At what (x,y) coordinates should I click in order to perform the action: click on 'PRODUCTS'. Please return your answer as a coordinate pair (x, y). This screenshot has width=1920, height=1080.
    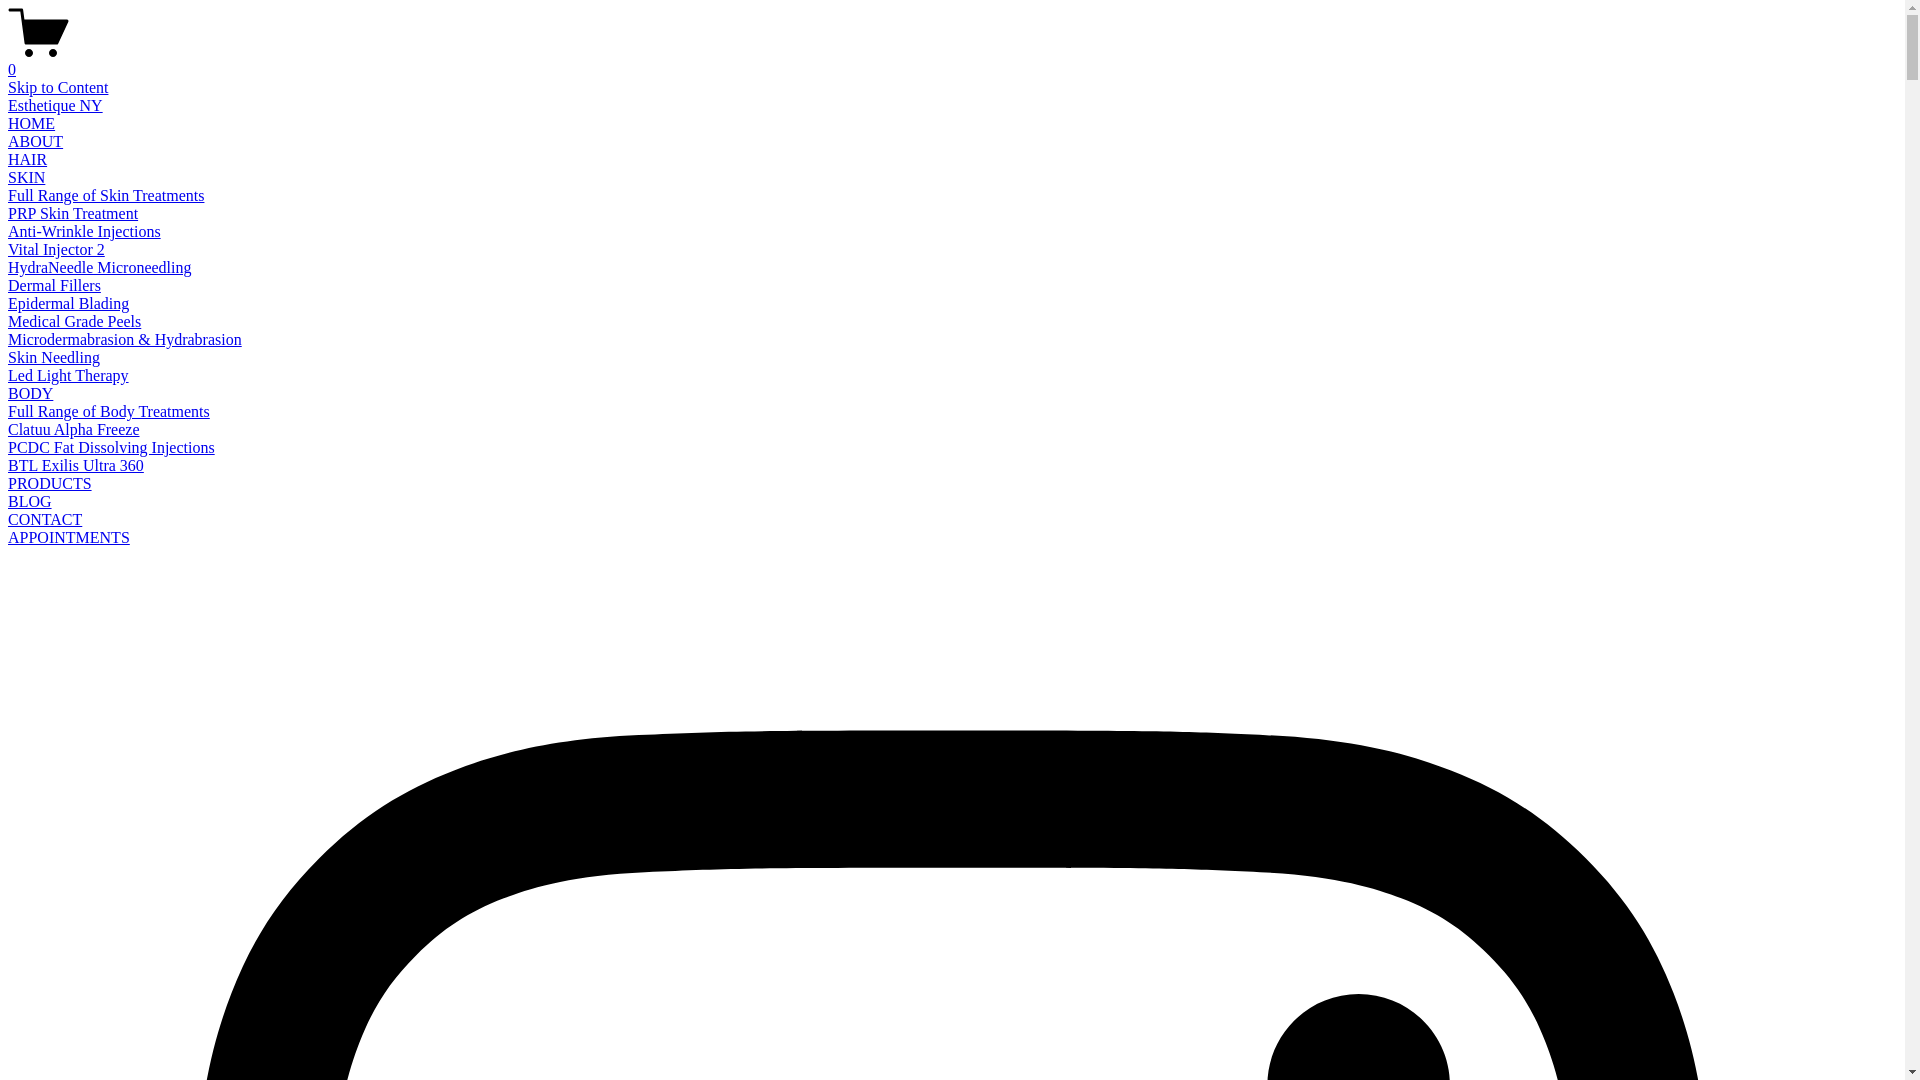
    Looking at the image, I should click on (49, 483).